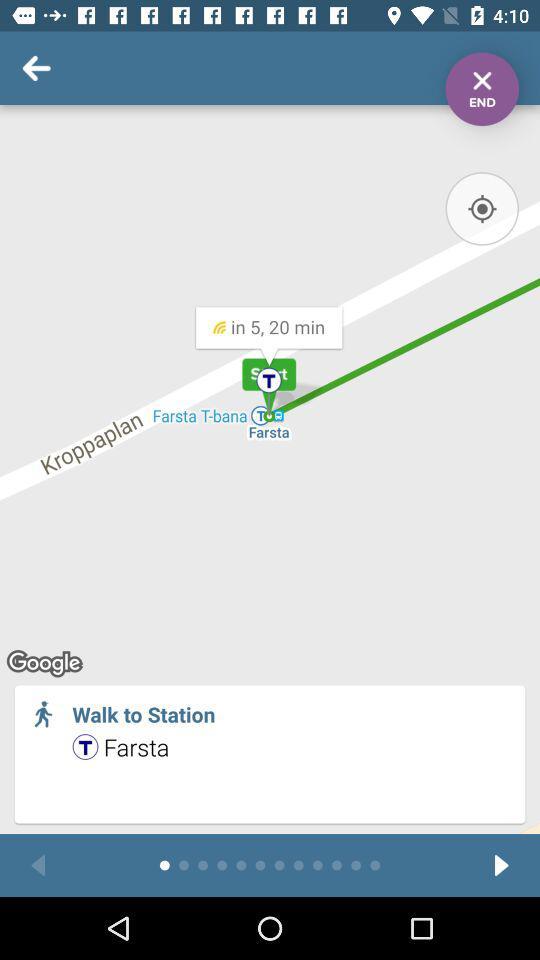 This screenshot has height=960, width=540. I want to click on go forward, so click(500, 864).